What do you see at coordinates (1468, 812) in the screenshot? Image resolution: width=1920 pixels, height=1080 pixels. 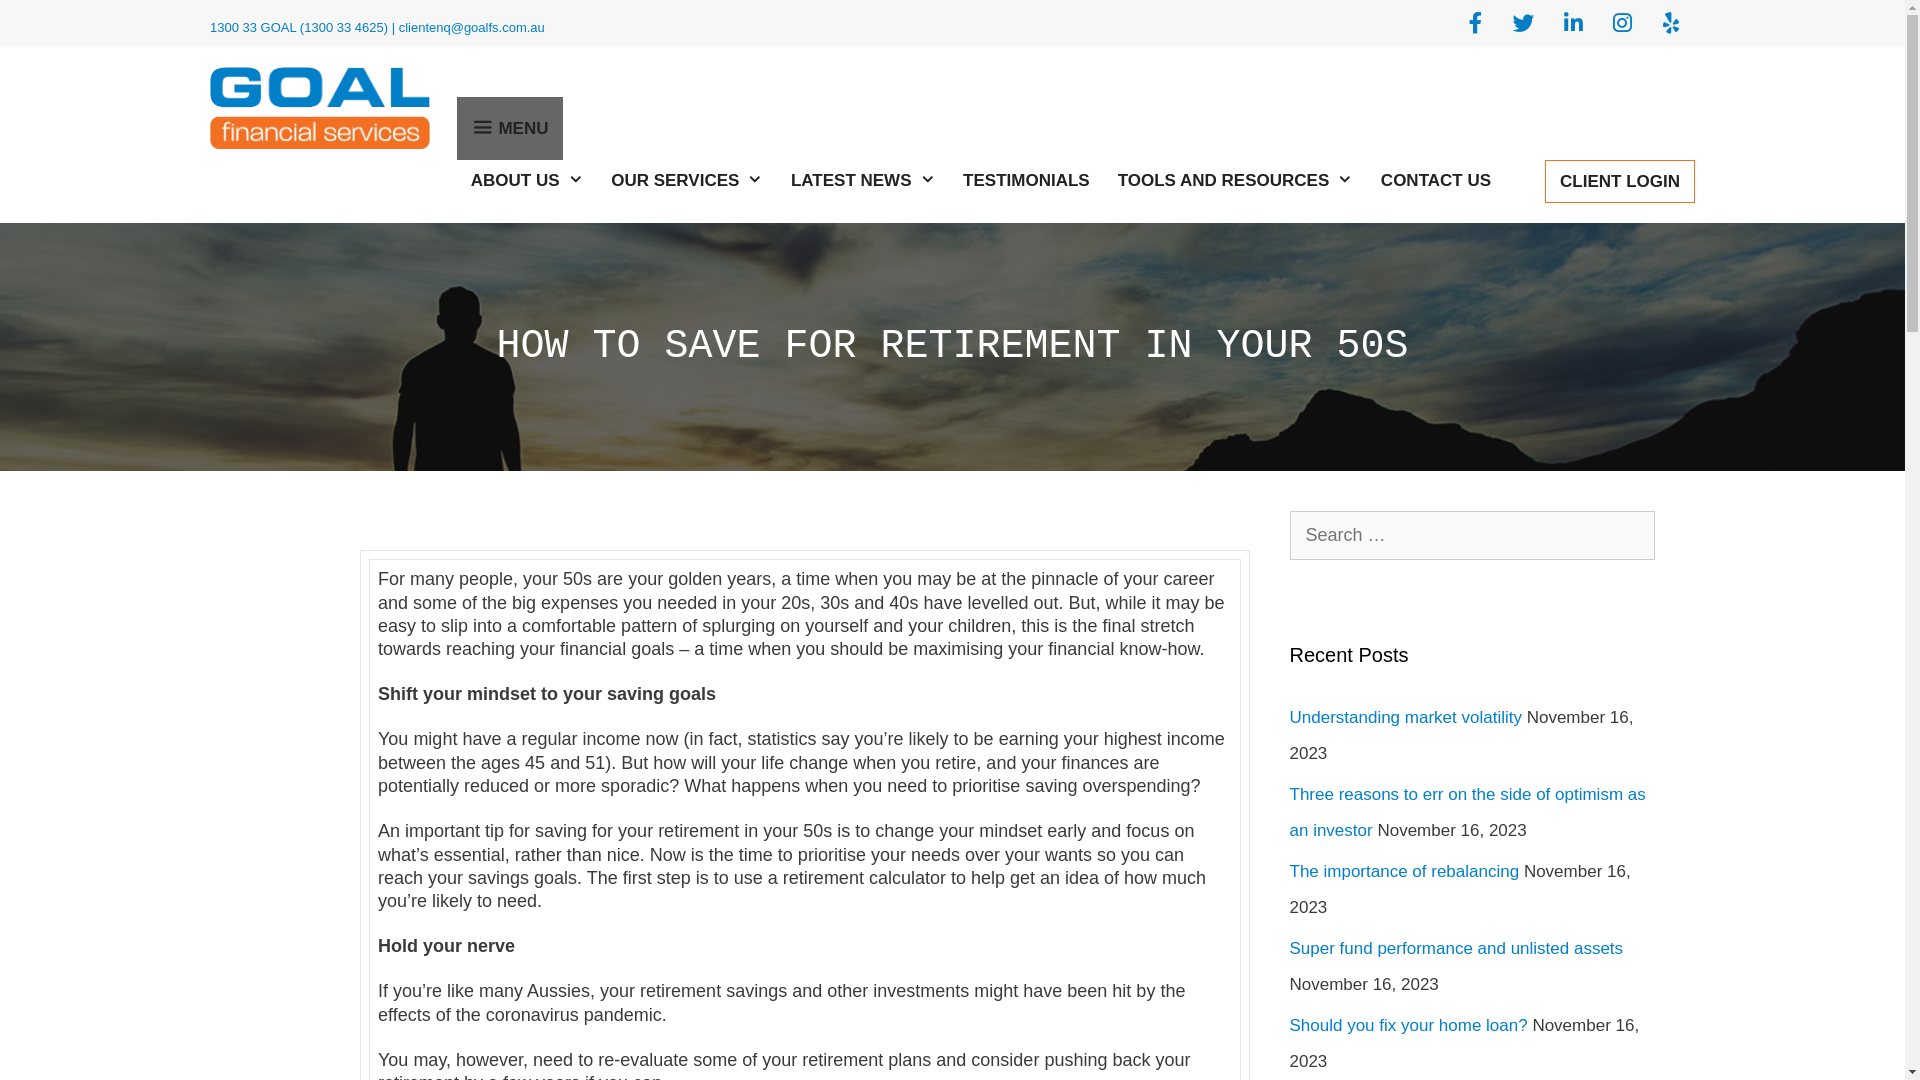 I see `'Three reasons to err on the side of optimism as an investor'` at bounding box center [1468, 812].